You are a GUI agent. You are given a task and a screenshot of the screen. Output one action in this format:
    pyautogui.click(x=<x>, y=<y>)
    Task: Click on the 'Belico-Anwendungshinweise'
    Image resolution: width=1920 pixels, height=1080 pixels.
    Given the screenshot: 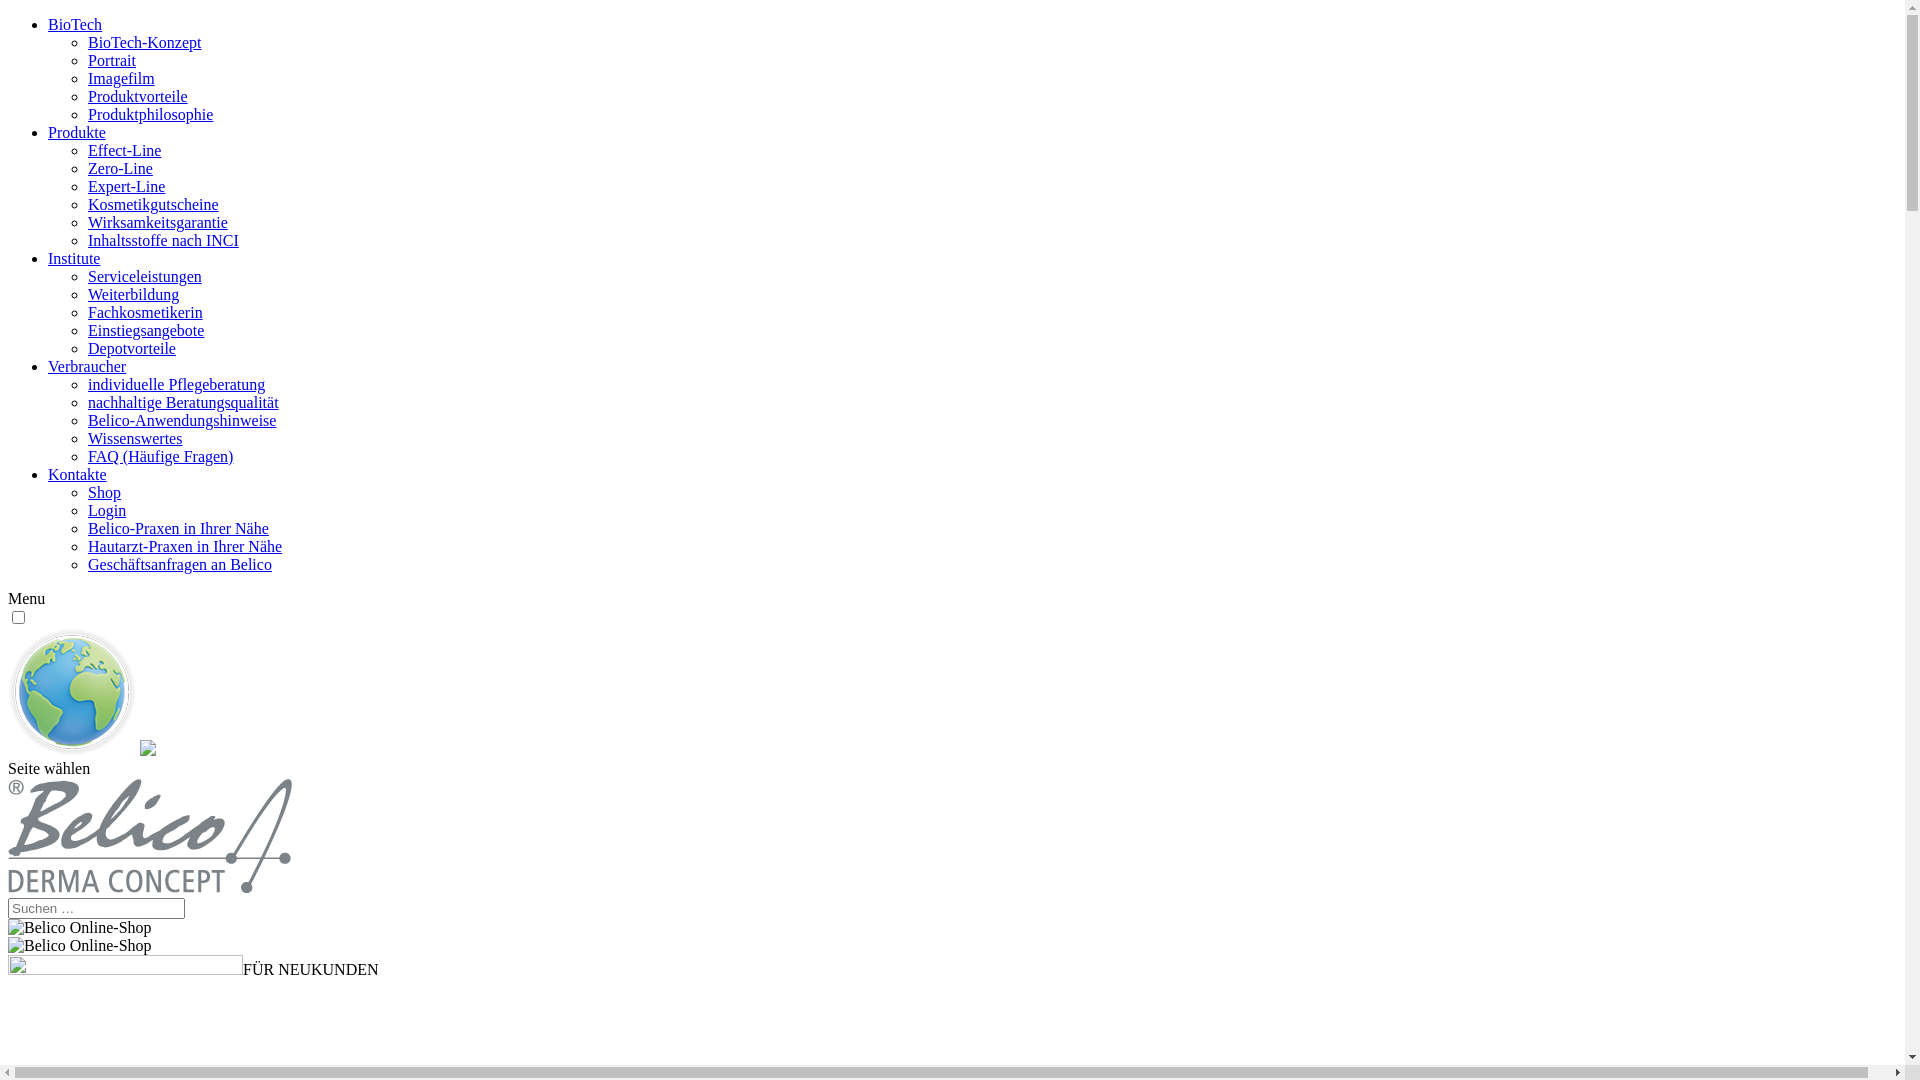 What is the action you would take?
    pyautogui.click(x=182, y=419)
    